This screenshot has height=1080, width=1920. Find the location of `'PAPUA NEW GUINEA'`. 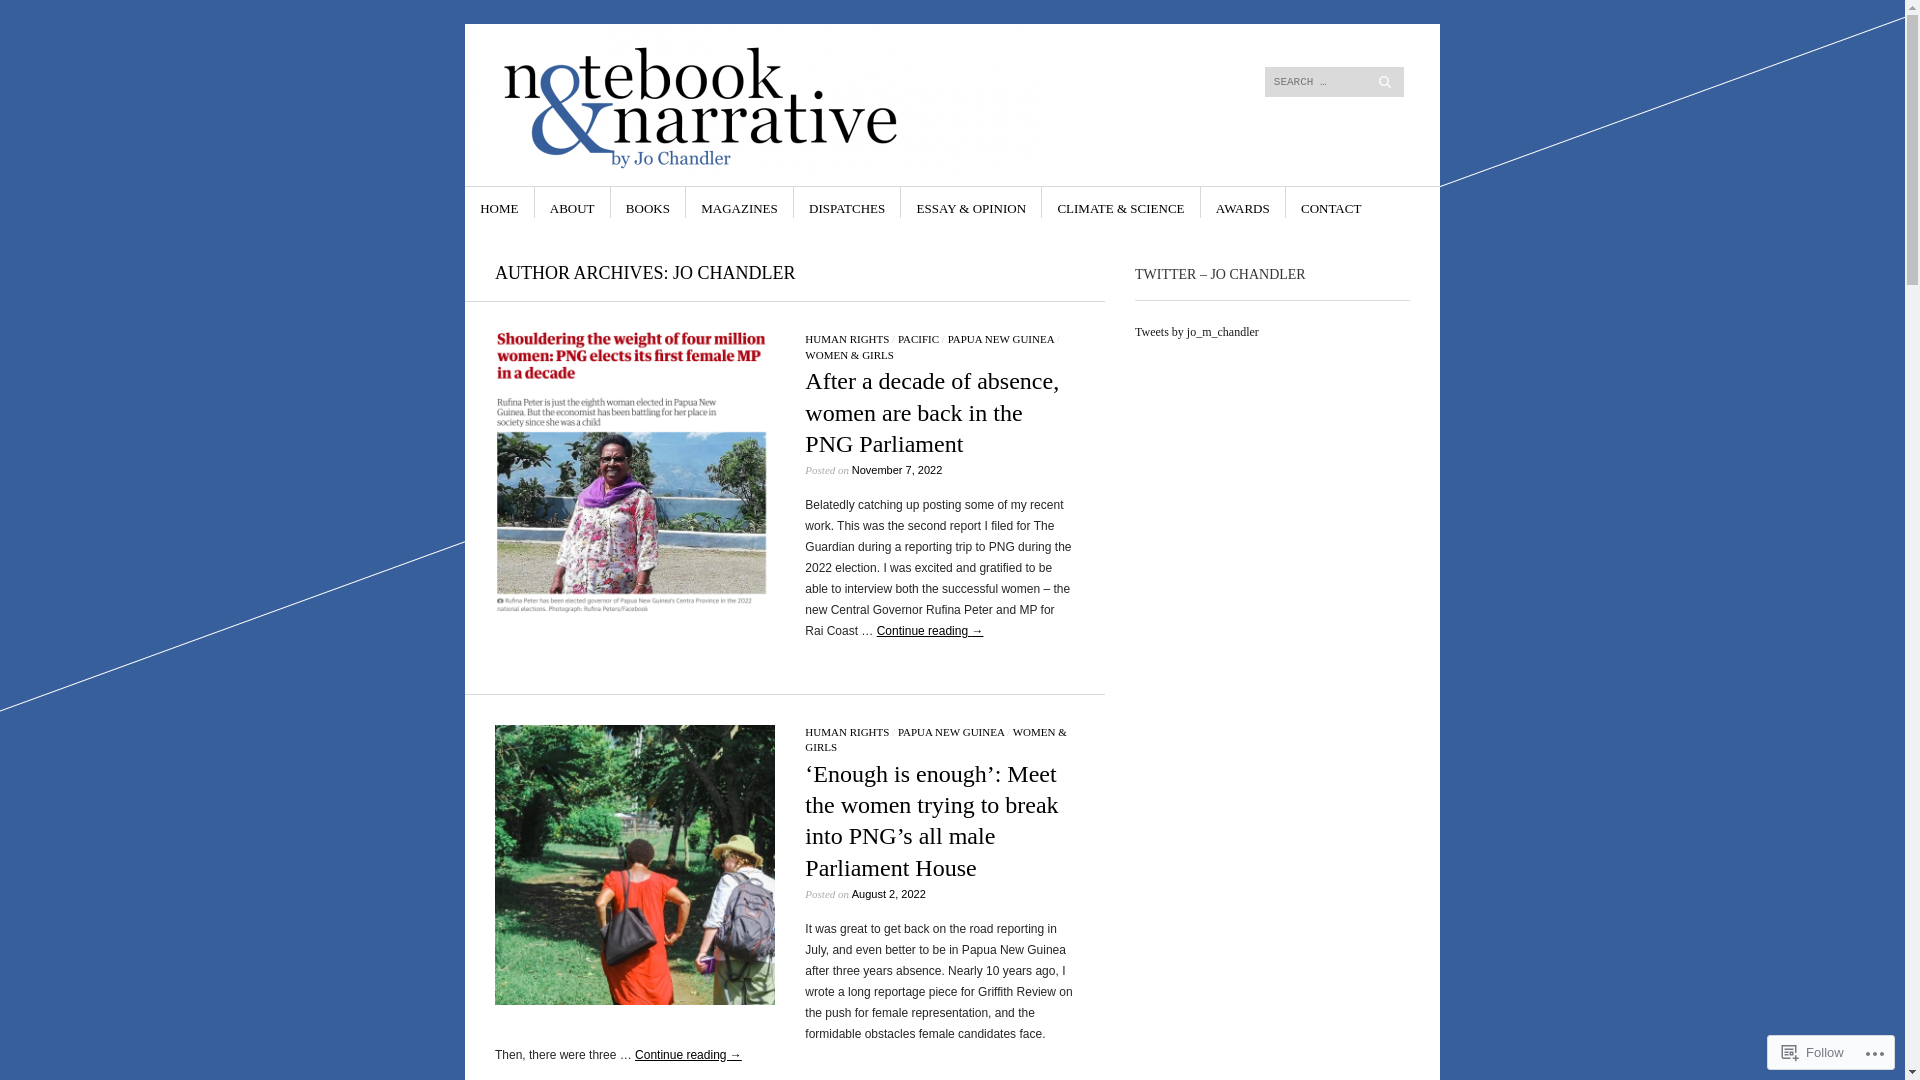

'PAPUA NEW GUINEA' is located at coordinates (949, 732).